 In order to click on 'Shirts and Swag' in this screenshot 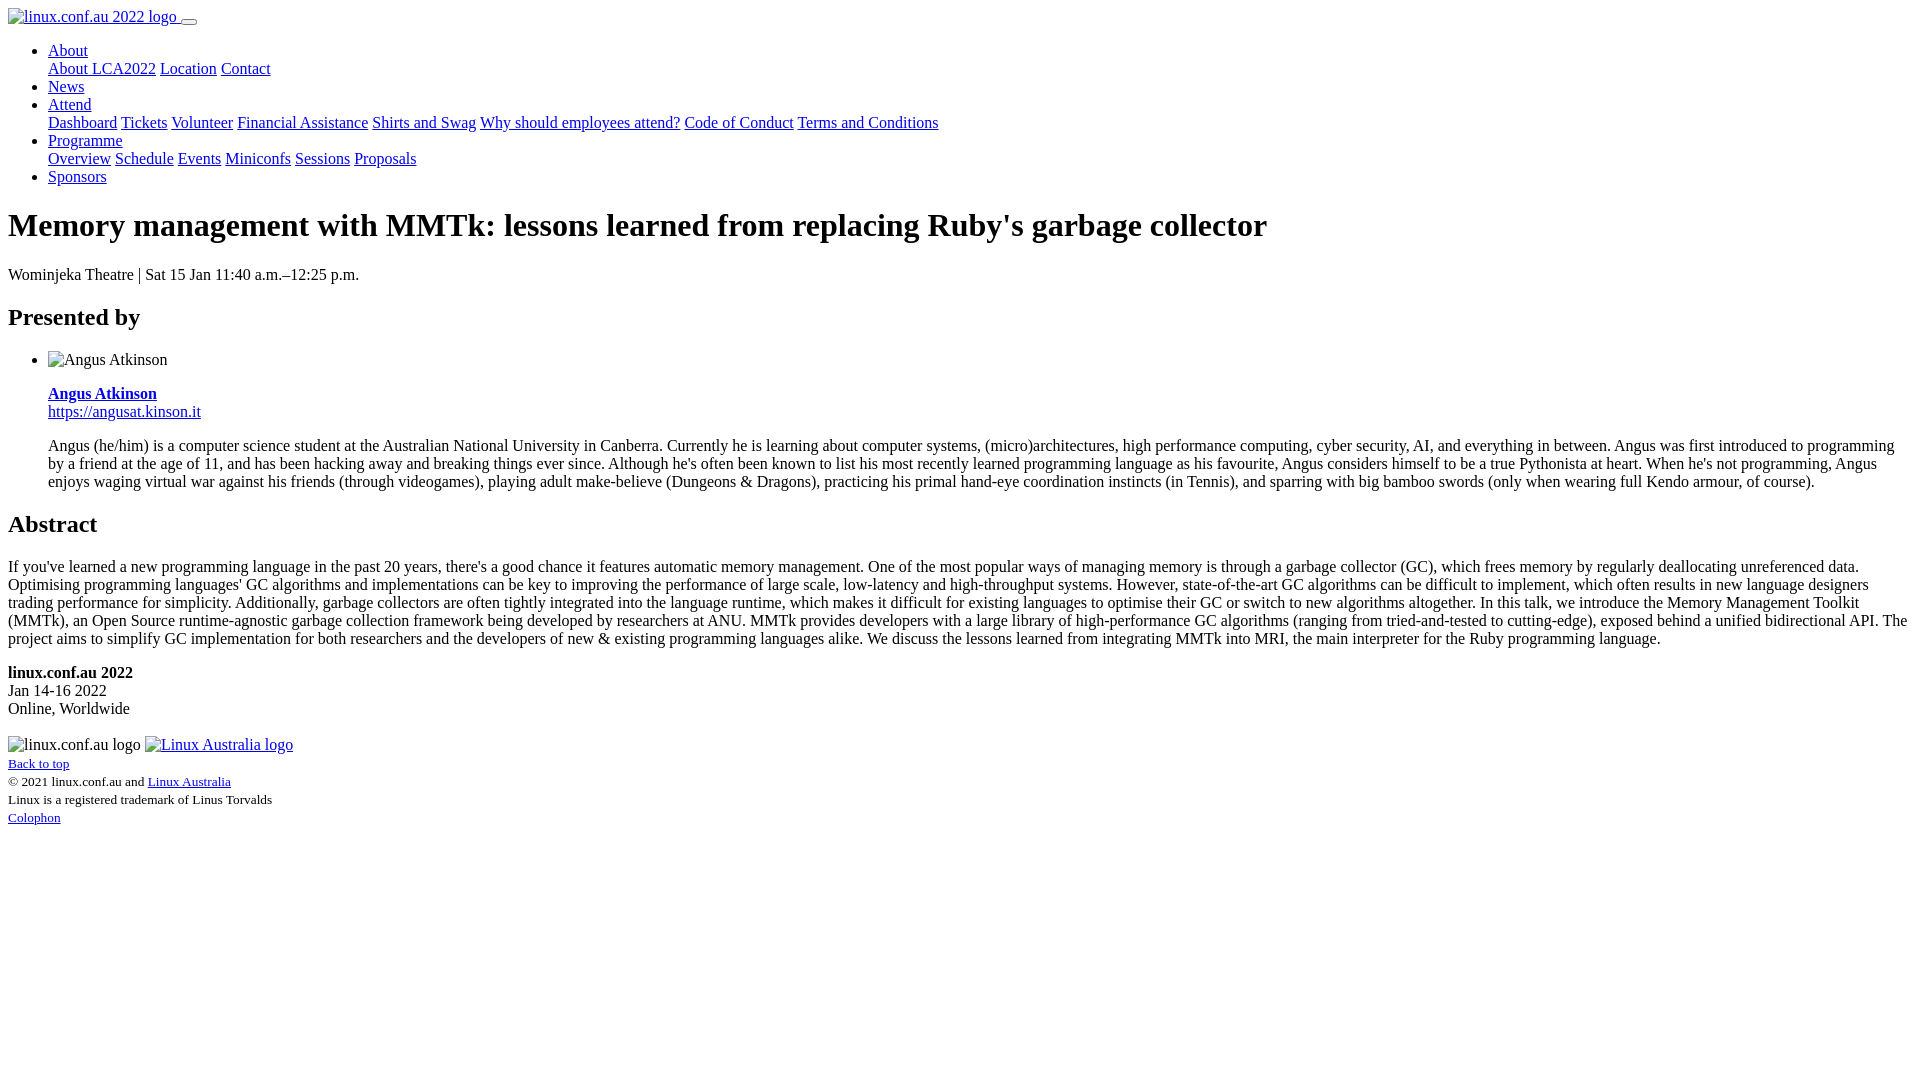, I will do `click(372, 122)`.